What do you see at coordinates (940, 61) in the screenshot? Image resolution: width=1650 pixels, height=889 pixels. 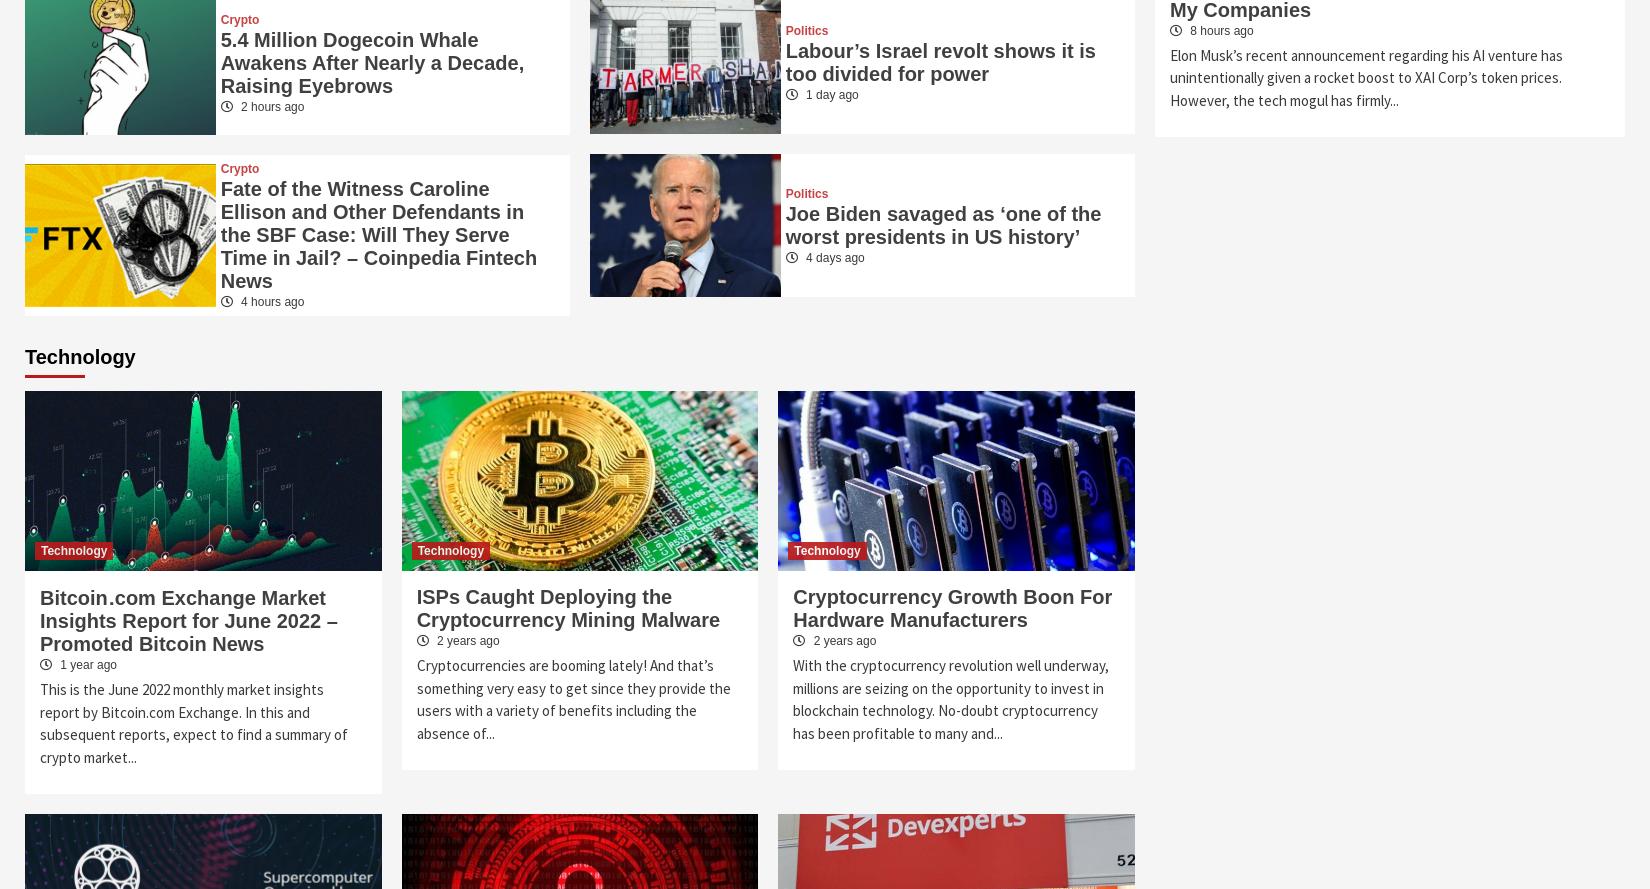 I see `'Labour’s Israel revolt shows it is too divided for power'` at bounding box center [940, 61].